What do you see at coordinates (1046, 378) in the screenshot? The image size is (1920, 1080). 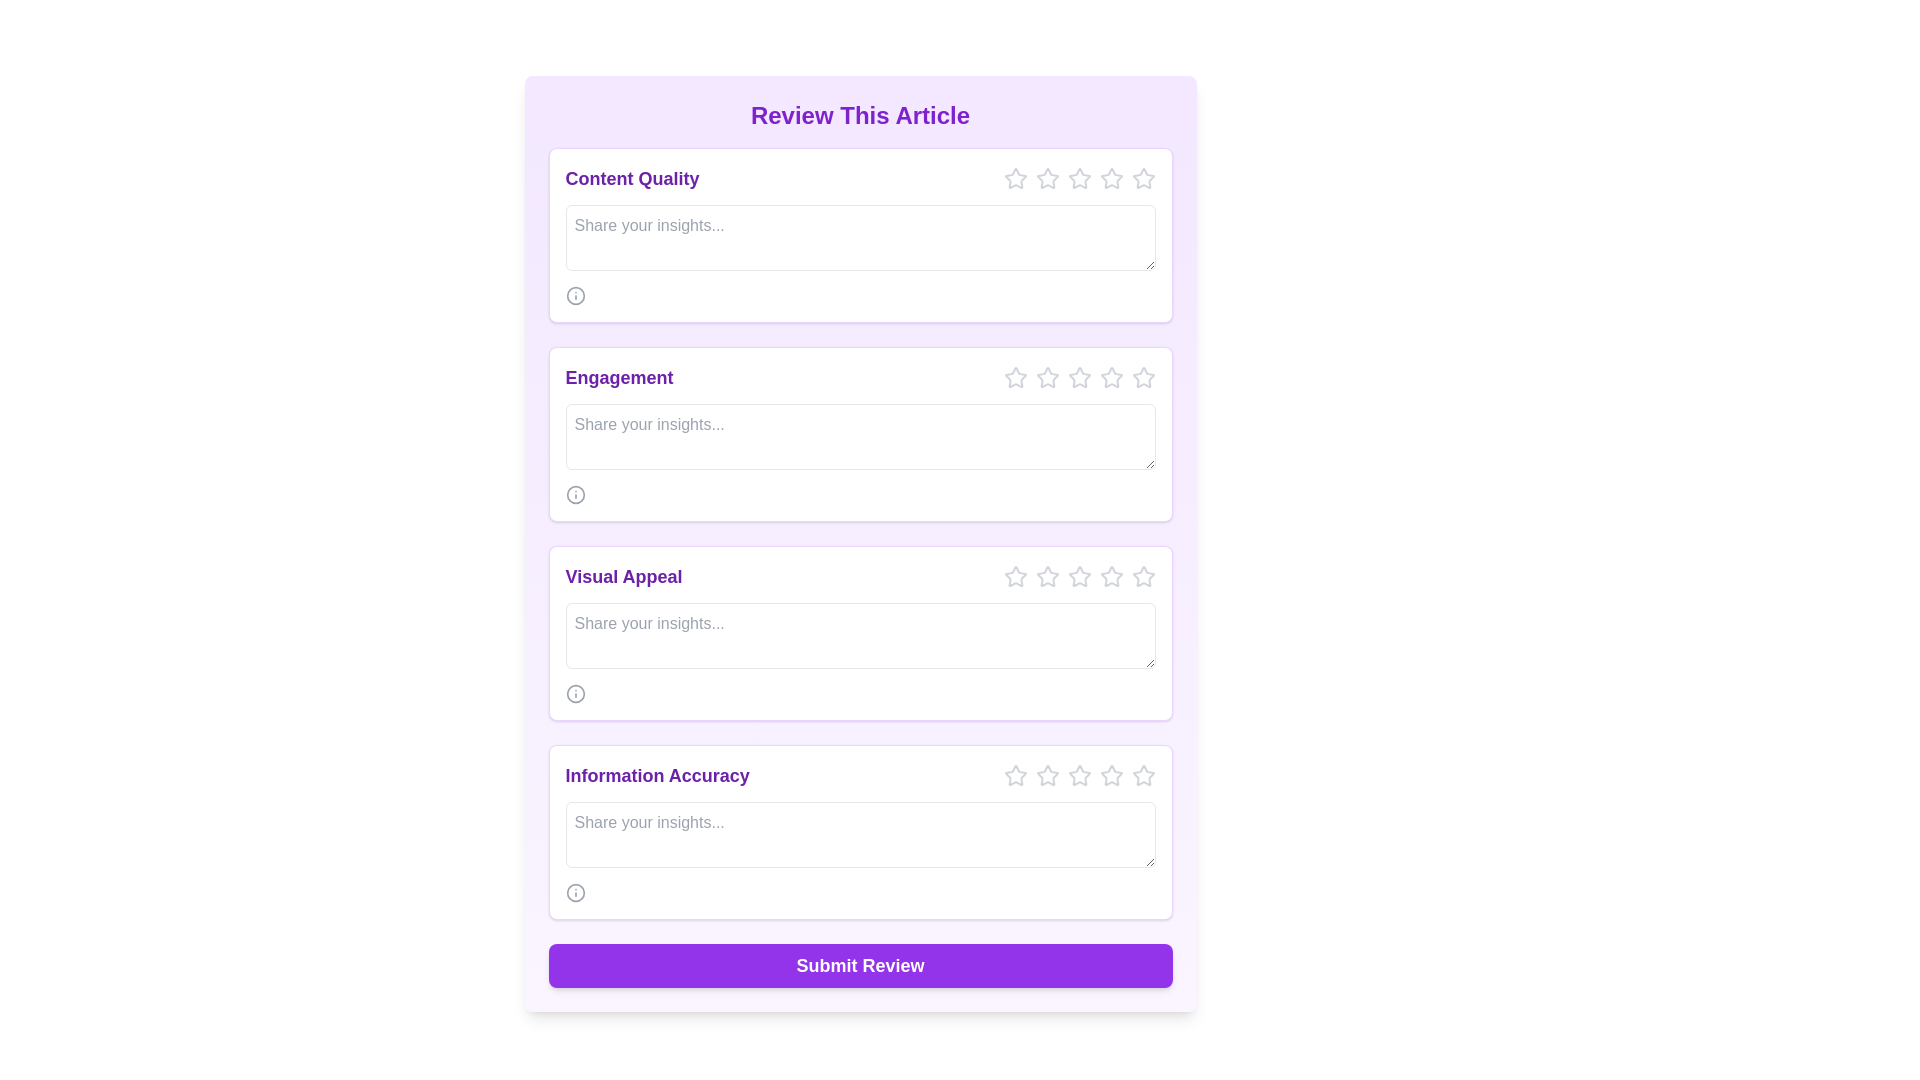 I see `the second star icon in the rating system for 'Engagement' in the review form, which is styled in gray and scales up on hover` at bounding box center [1046, 378].